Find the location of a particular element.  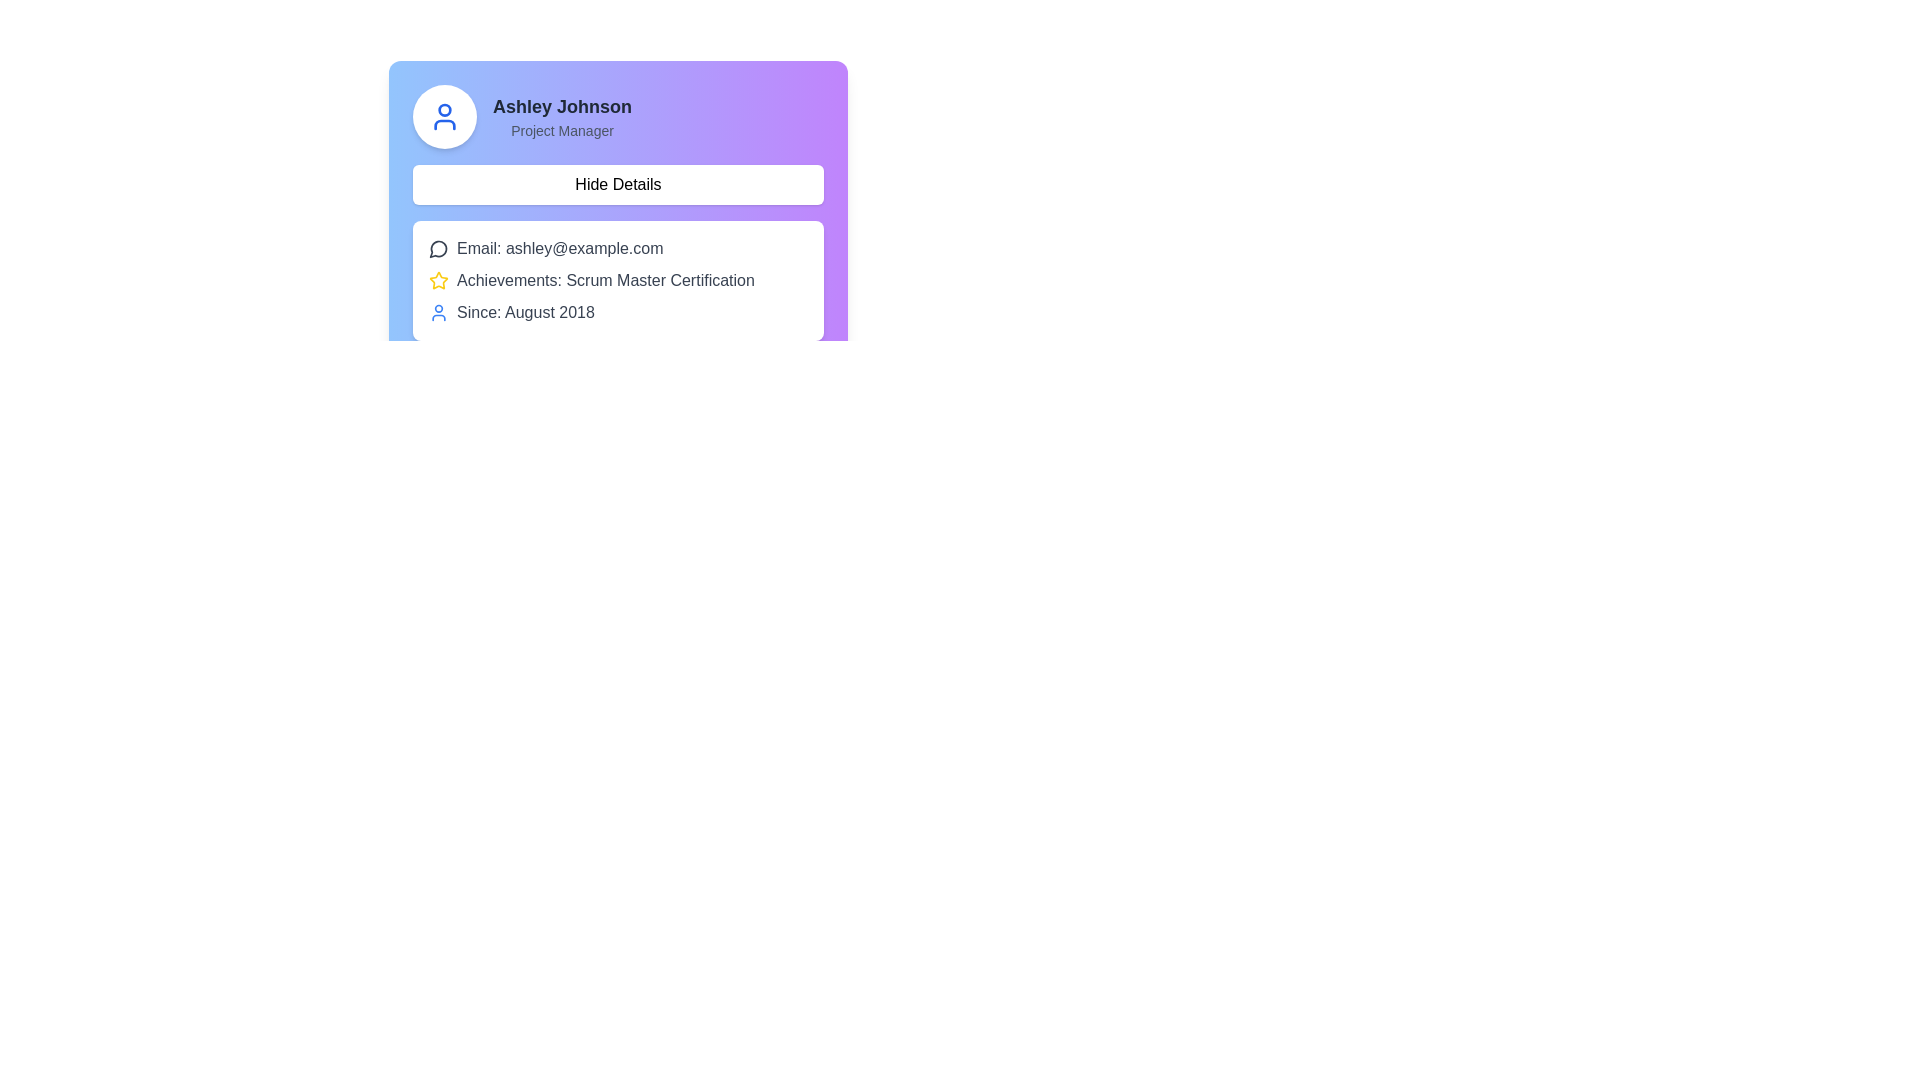

the Text with Icon displaying 'Achievements: Scrum Master Certification', which features a gold star icon and is positioned below the email entry and above the since entry in the user details list is located at coordinates (617, 281).